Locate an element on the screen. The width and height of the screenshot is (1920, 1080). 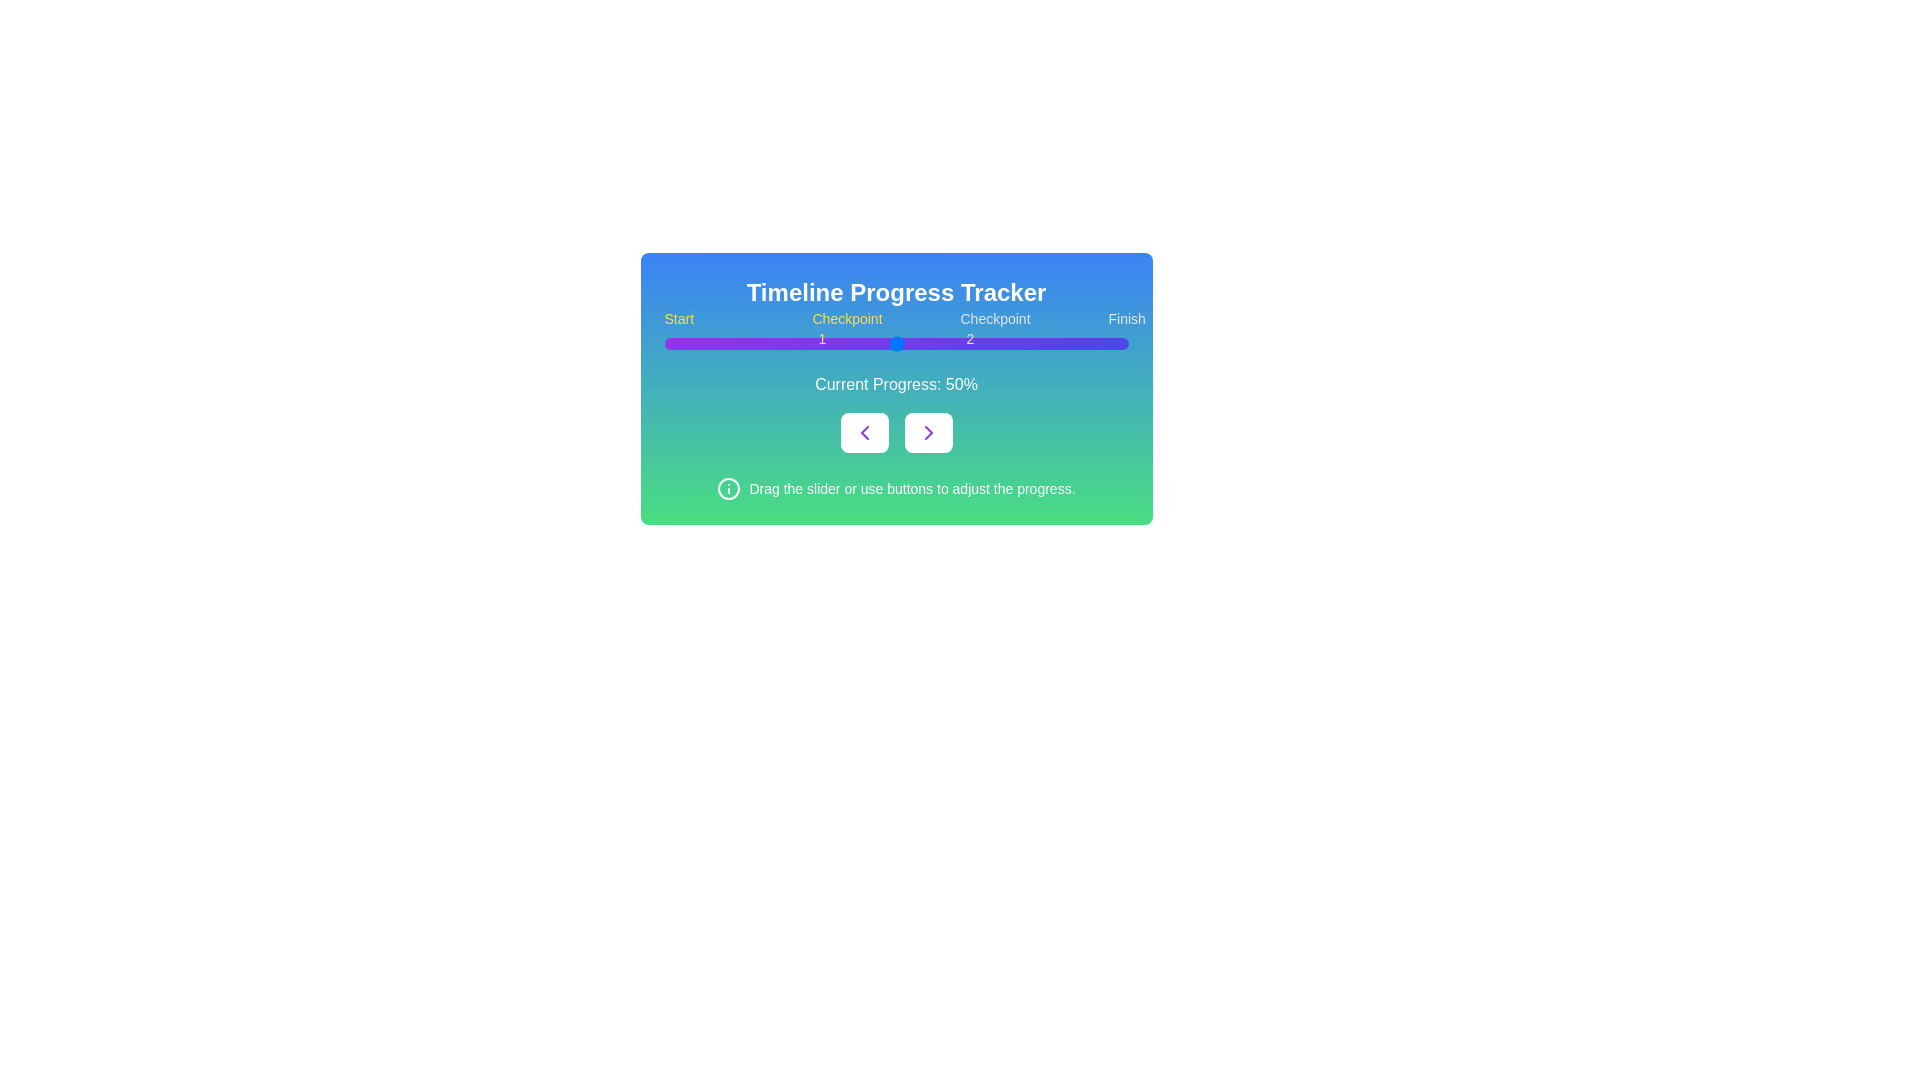
progress on the slider is located at coordinates (998, 342).